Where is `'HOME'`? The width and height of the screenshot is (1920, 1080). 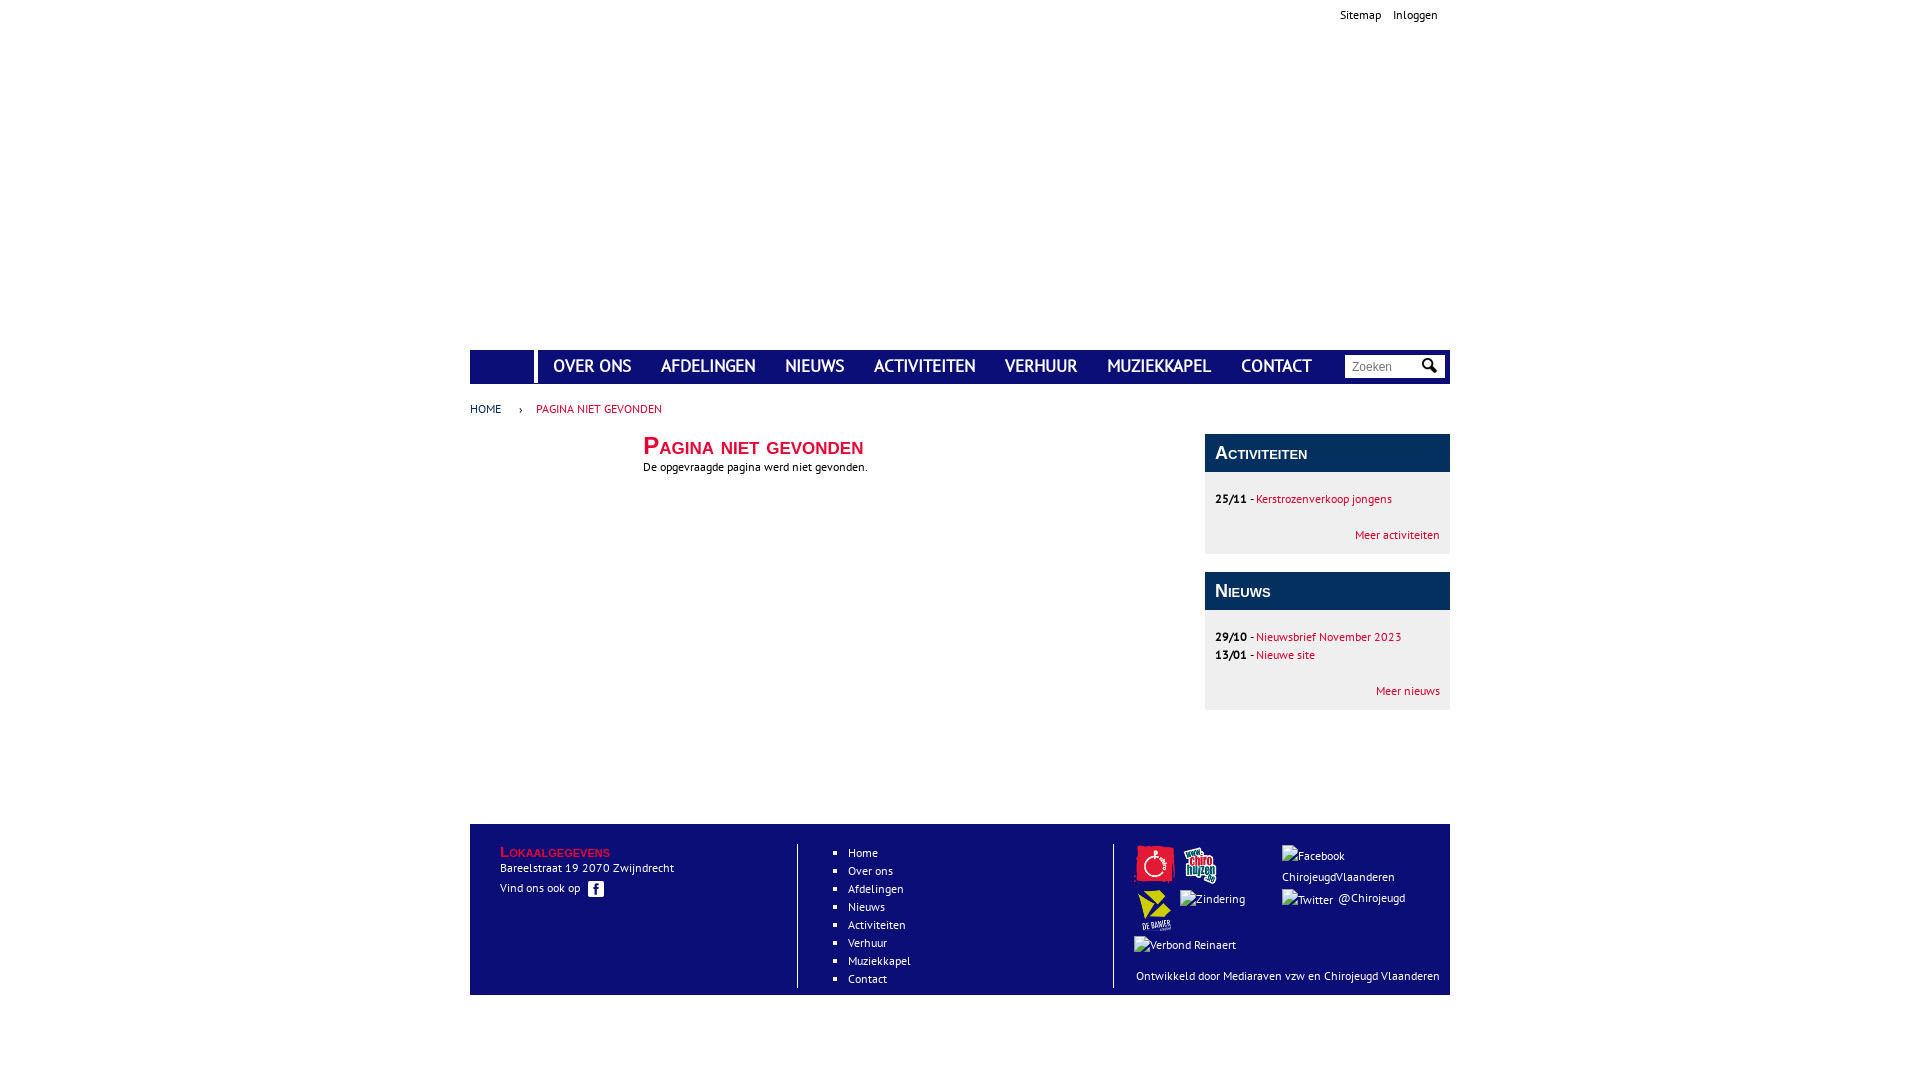
'HOME' is located at coordinates (469, 357).